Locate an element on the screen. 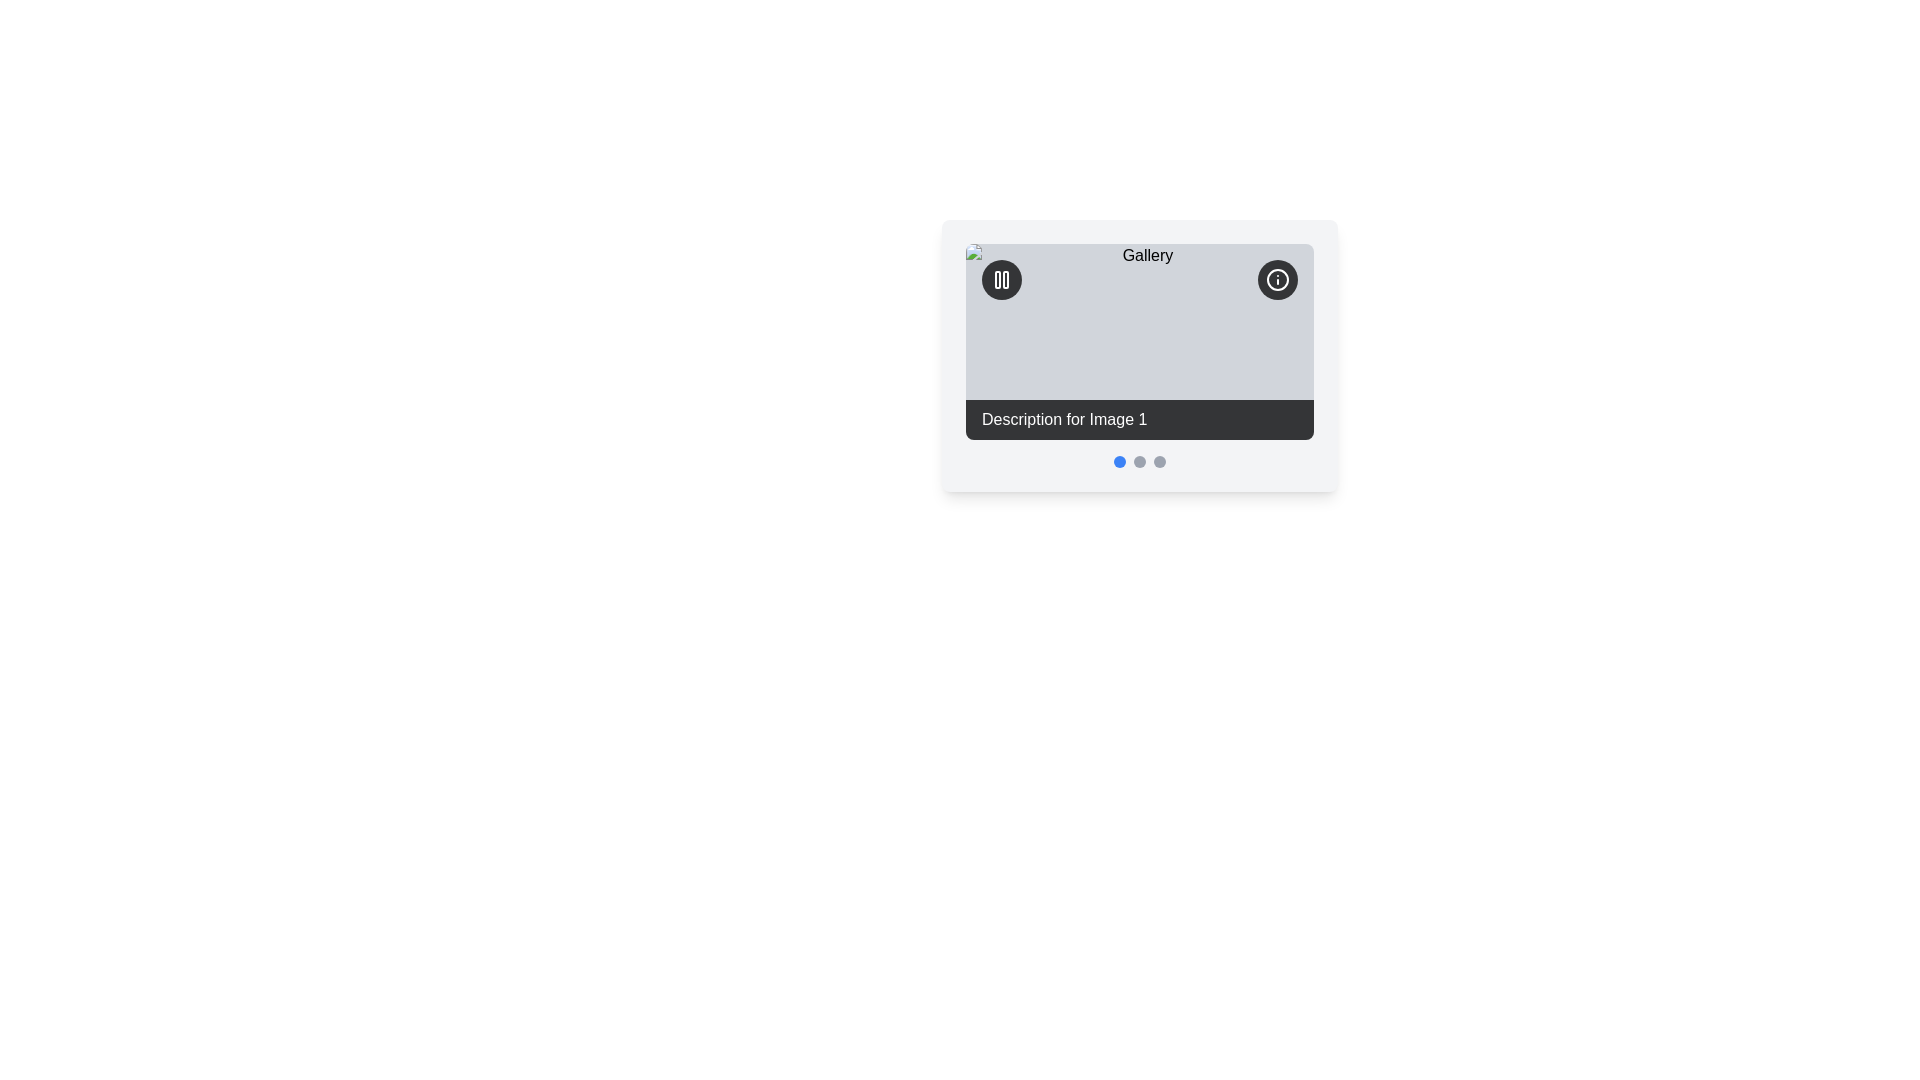  the text label displaying 'Description for Image 1' which is centrally positioned on a black semi-transparent background in the lower area of the interface is located at coordinates (1063, 418).